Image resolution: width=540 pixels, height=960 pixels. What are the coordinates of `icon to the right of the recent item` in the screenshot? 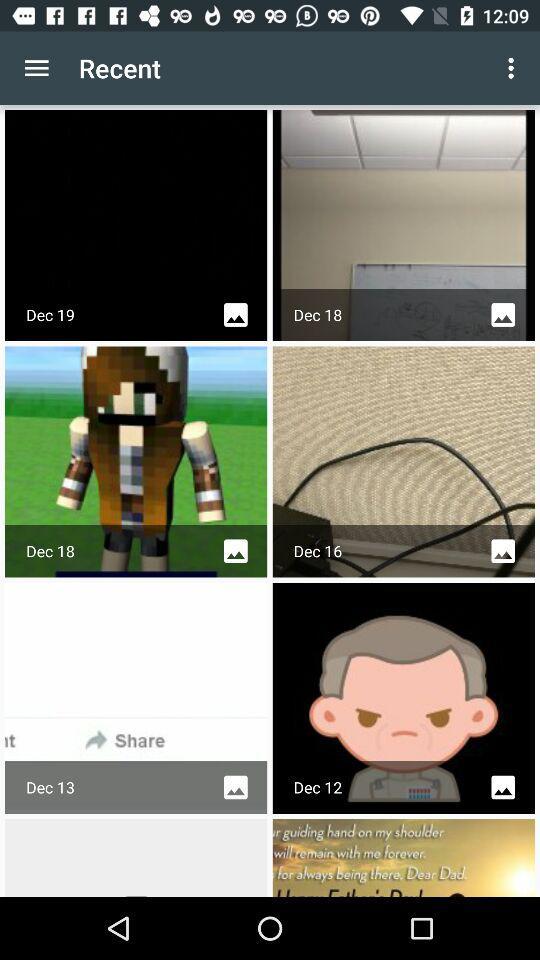 It's located at (513, 68).